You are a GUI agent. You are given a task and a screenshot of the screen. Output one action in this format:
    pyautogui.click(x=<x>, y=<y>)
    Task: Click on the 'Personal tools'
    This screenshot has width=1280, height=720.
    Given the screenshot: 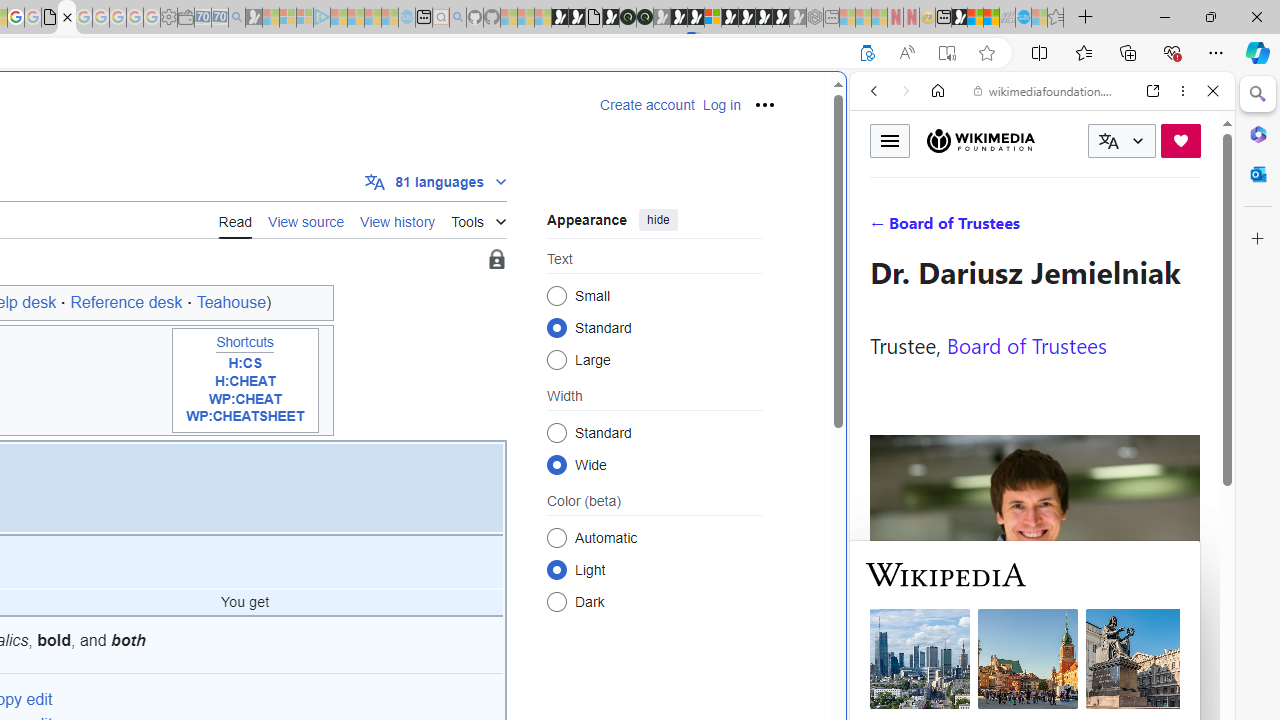 What is the action you would take?
    pyautogui.click(x=763, y=105)
    